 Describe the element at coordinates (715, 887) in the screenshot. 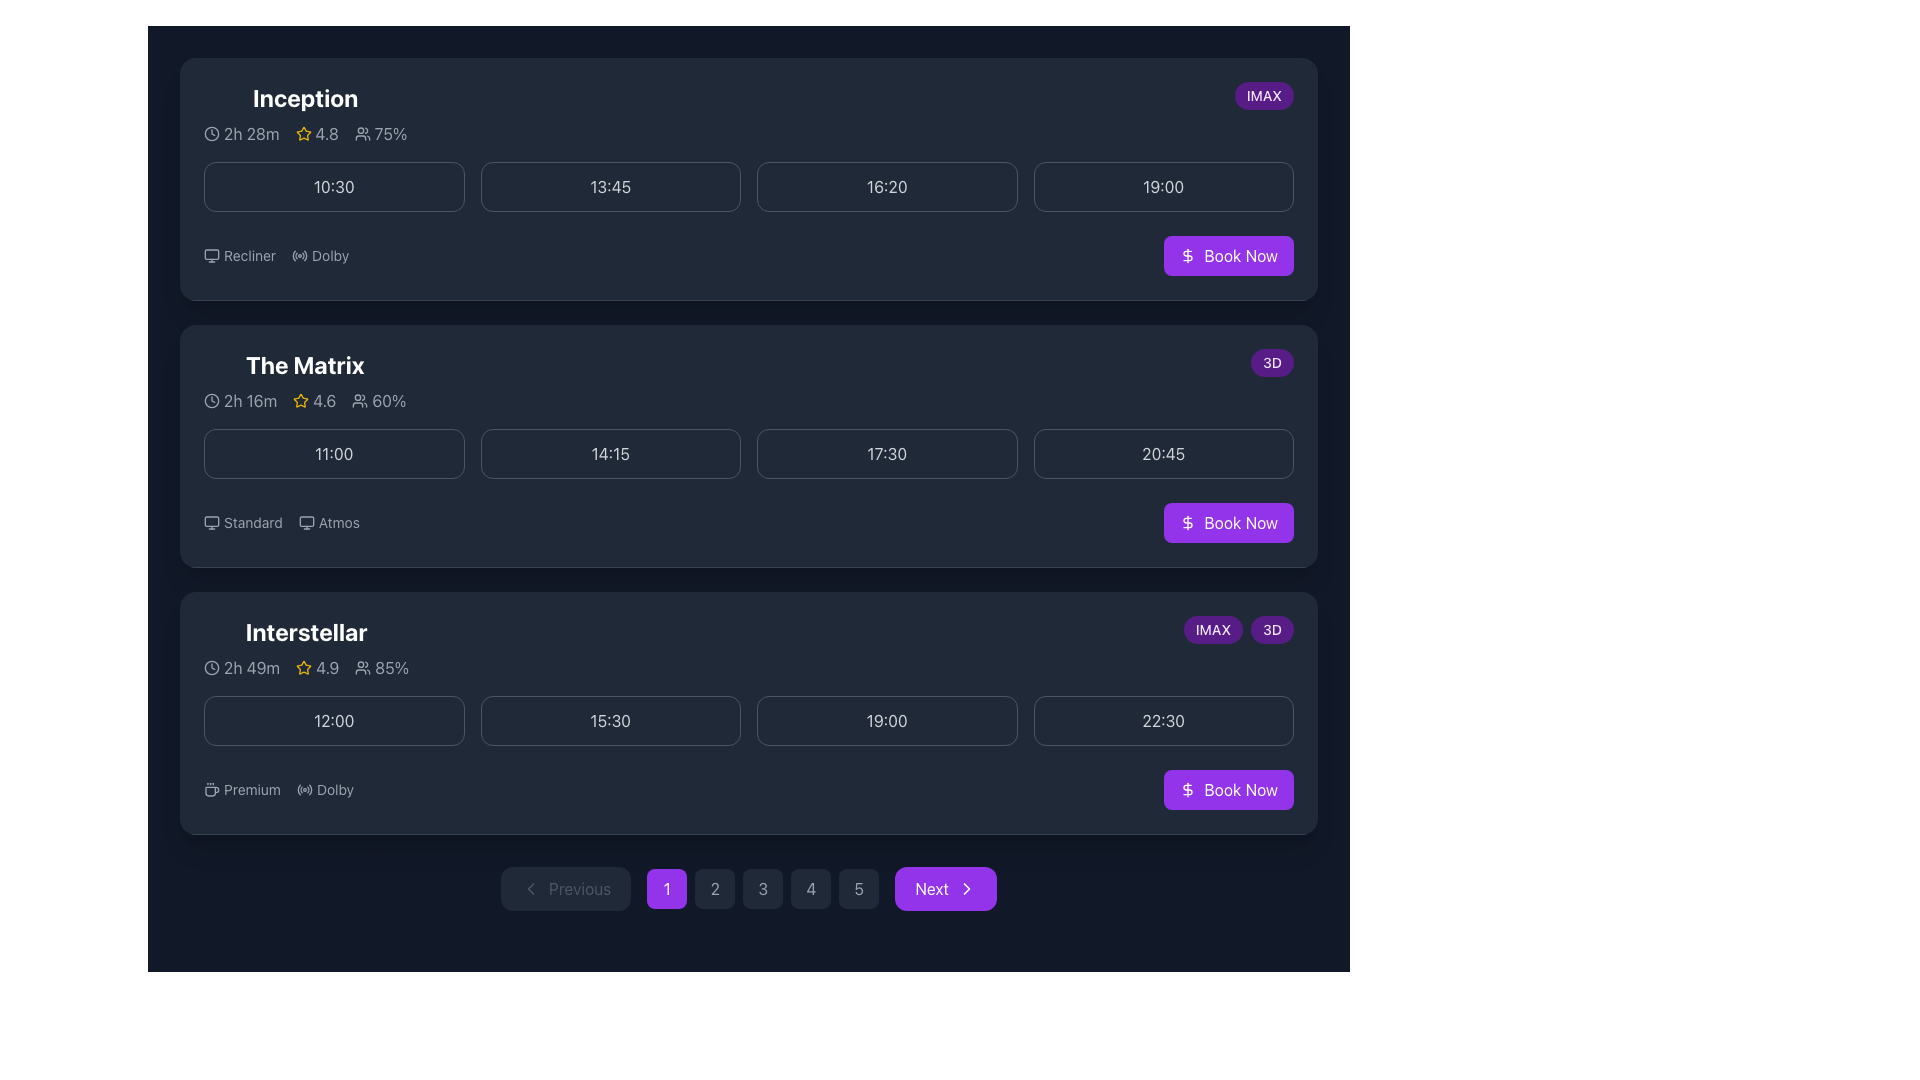

I see `the second navigational button in the pagination system located at the bottom center of the interface` at that location.